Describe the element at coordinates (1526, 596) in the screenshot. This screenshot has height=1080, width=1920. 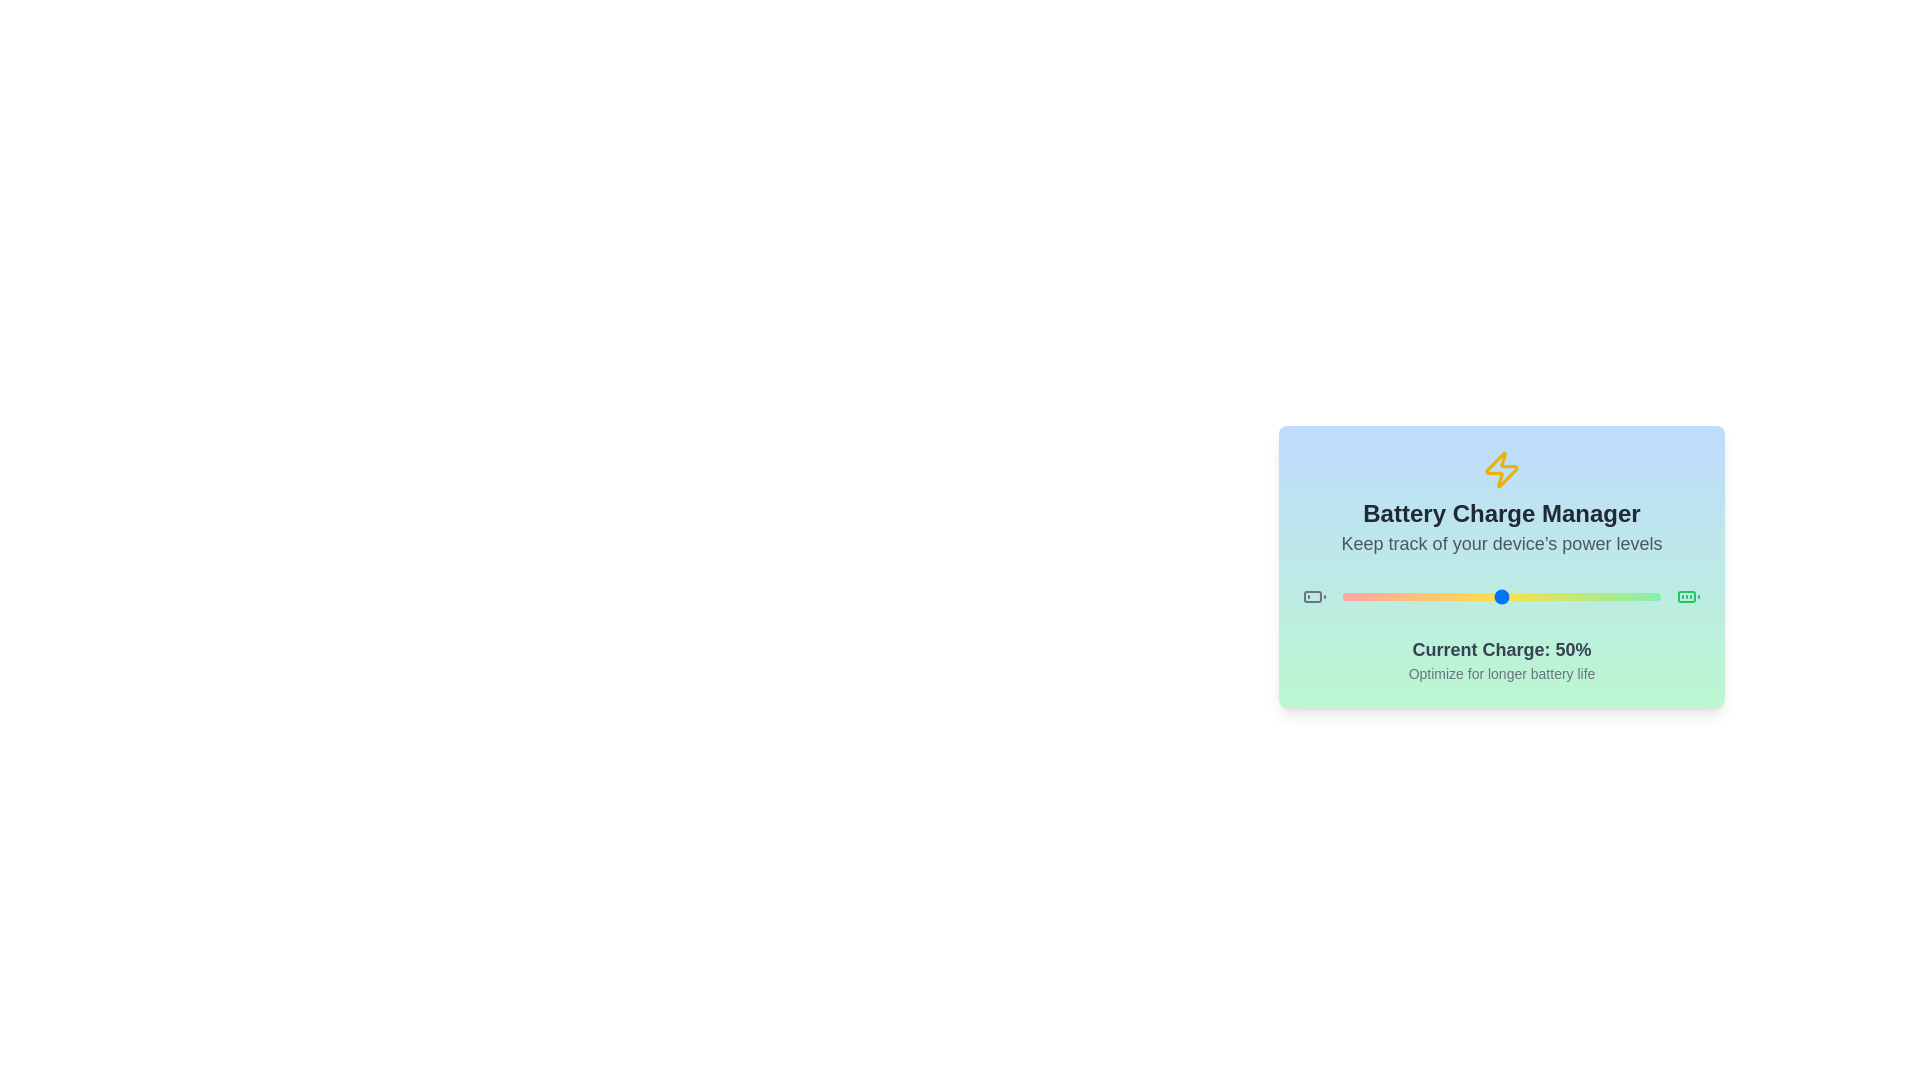
I see `the battery charge level to 58% using the slider` at that location.